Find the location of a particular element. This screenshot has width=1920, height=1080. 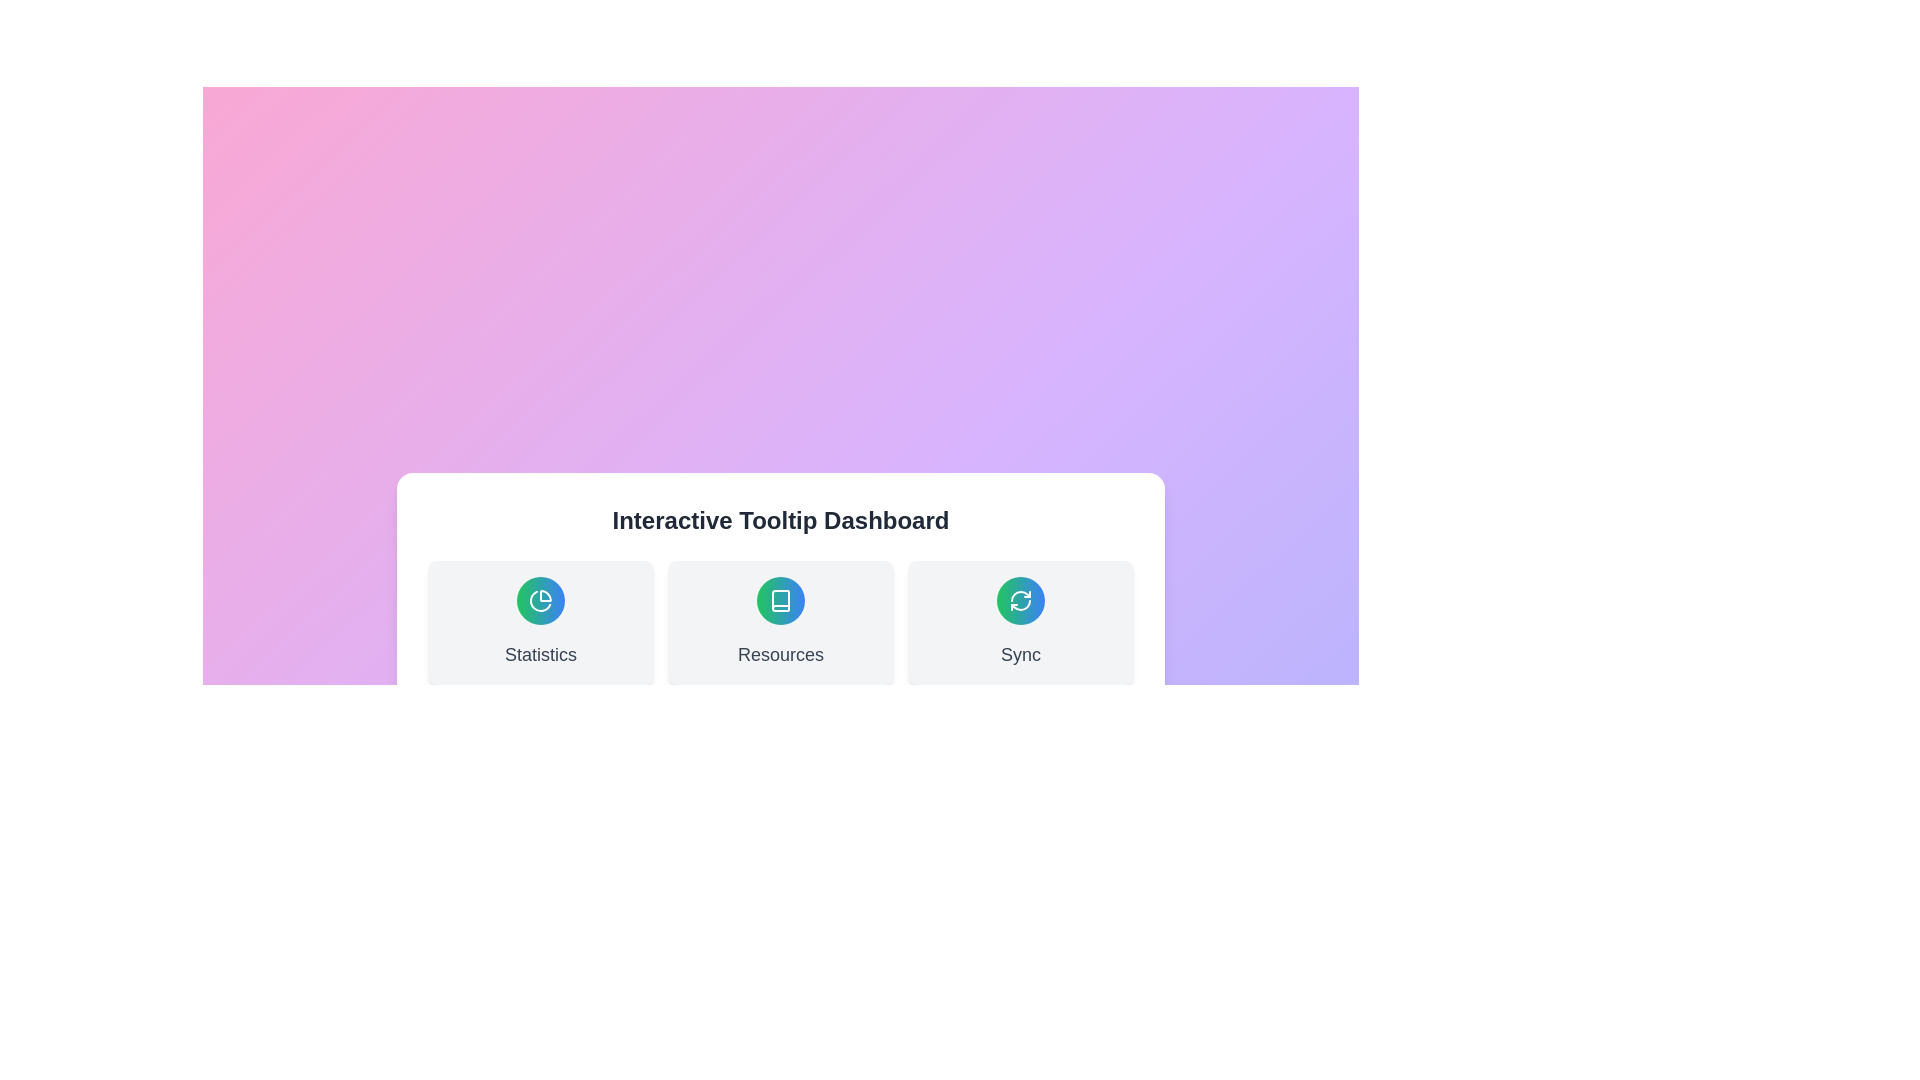

the static text label reading 'Resources' which is styled with medium-sized gray font and located in the lower portion of the second card in a row of three cards is located at coordinates (780, 655).